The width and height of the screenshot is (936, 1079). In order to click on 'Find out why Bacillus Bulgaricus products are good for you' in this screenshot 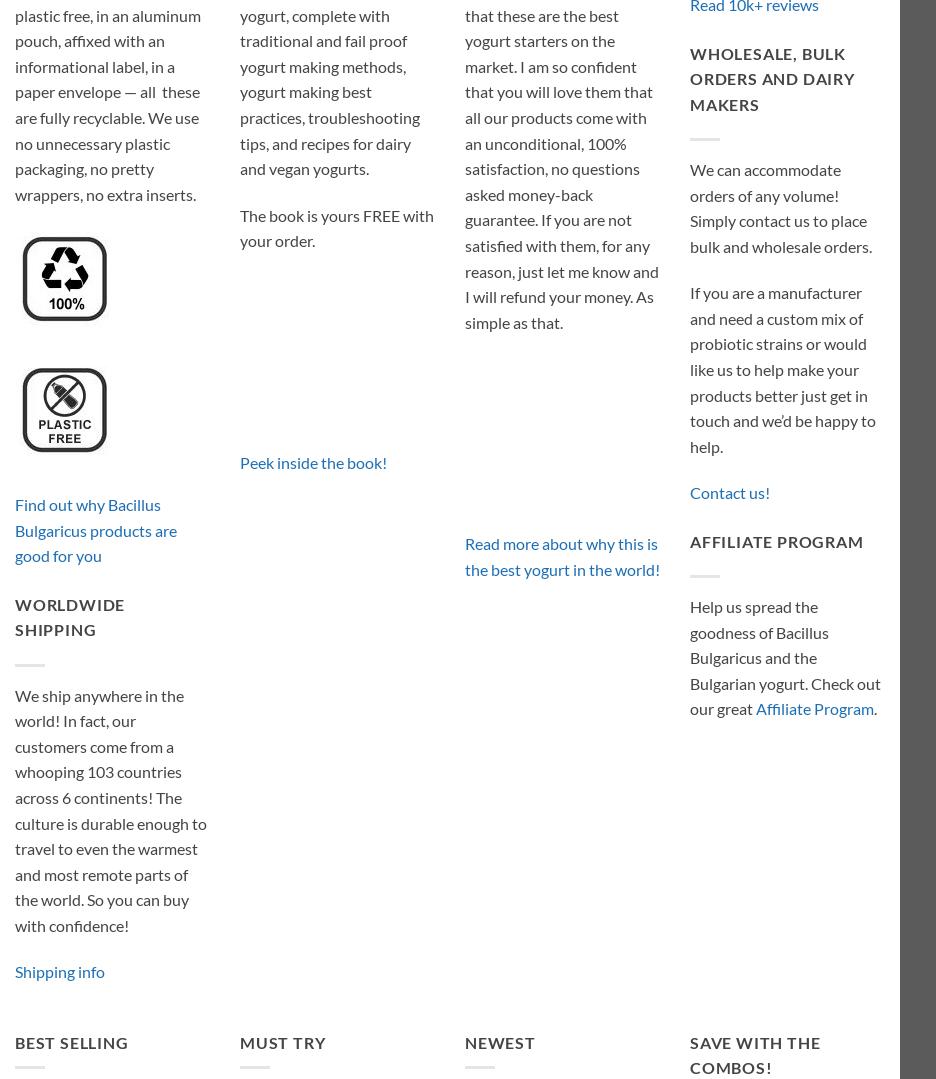, I will do `click(95, 530)`.